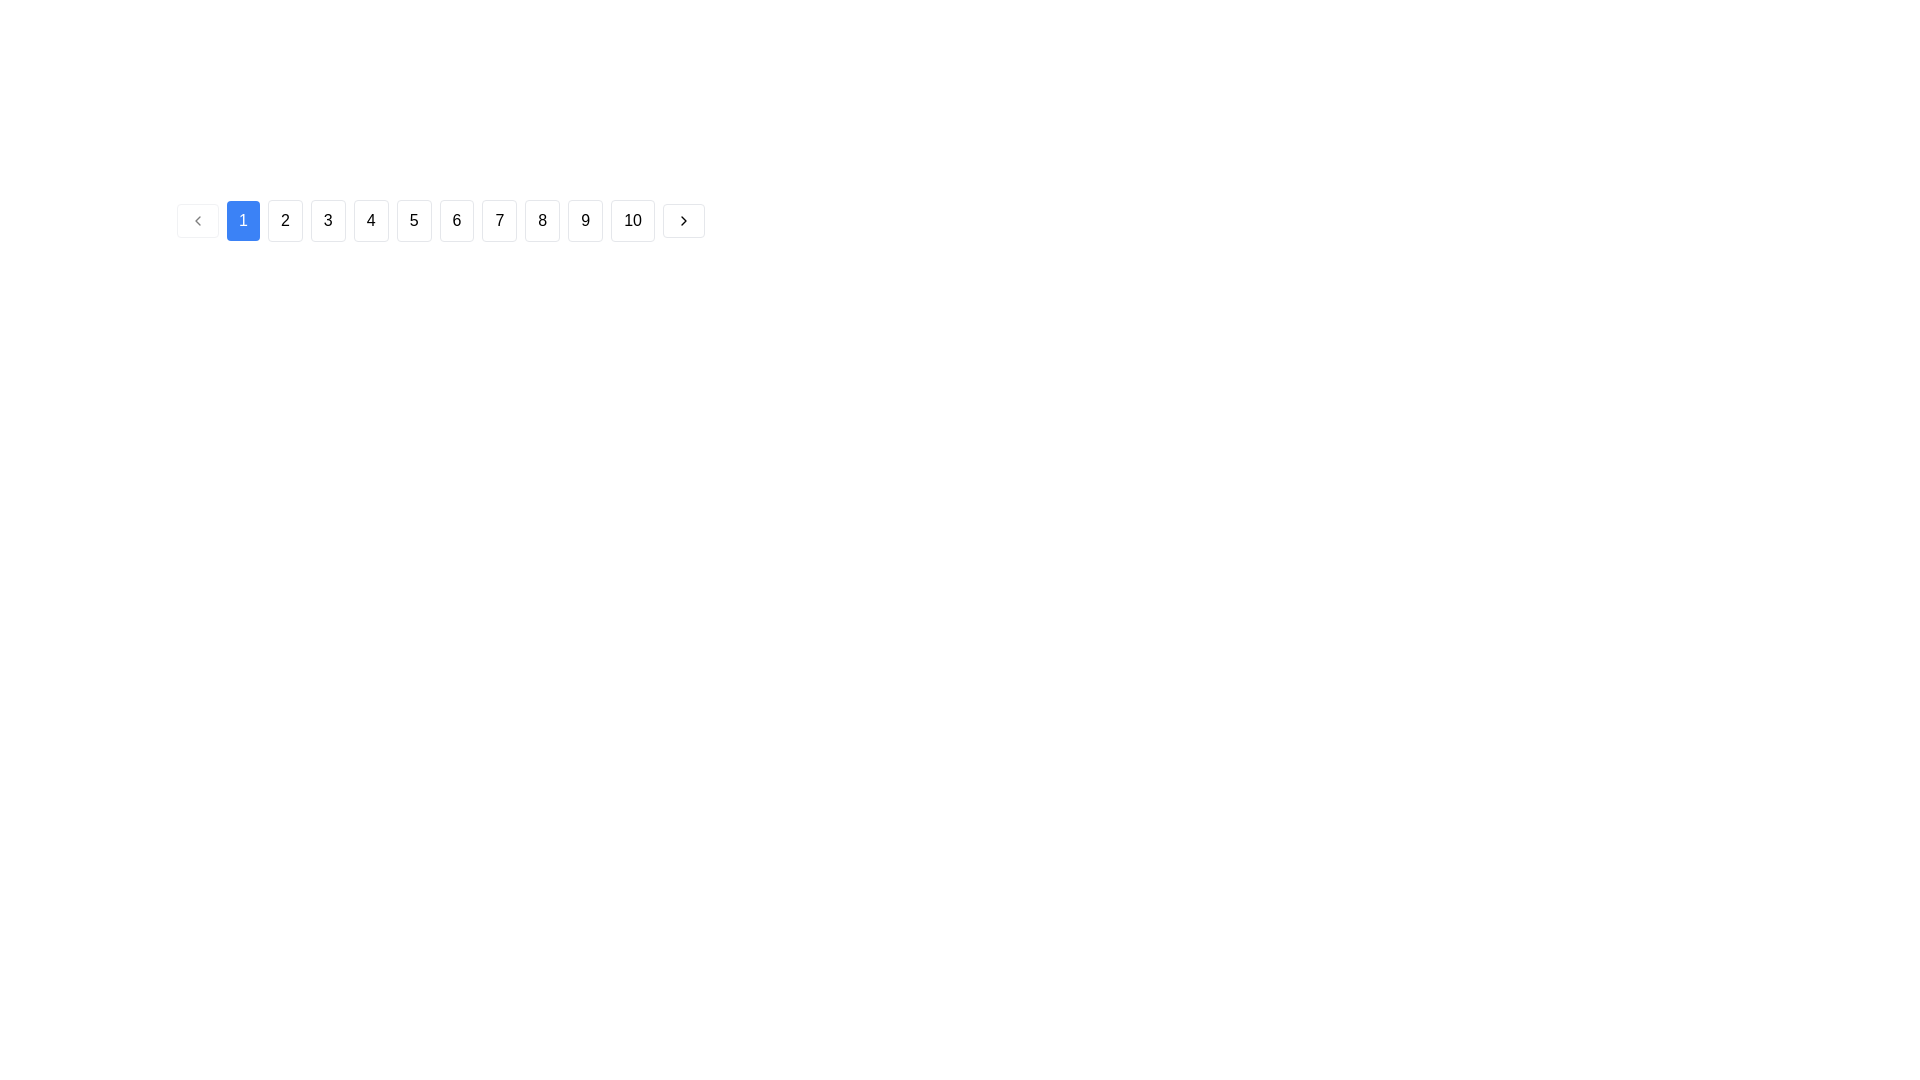 The width and height of the screenshot is (1920, 1080). I want to click on the pagination button labeled '4', so click(371, 220).